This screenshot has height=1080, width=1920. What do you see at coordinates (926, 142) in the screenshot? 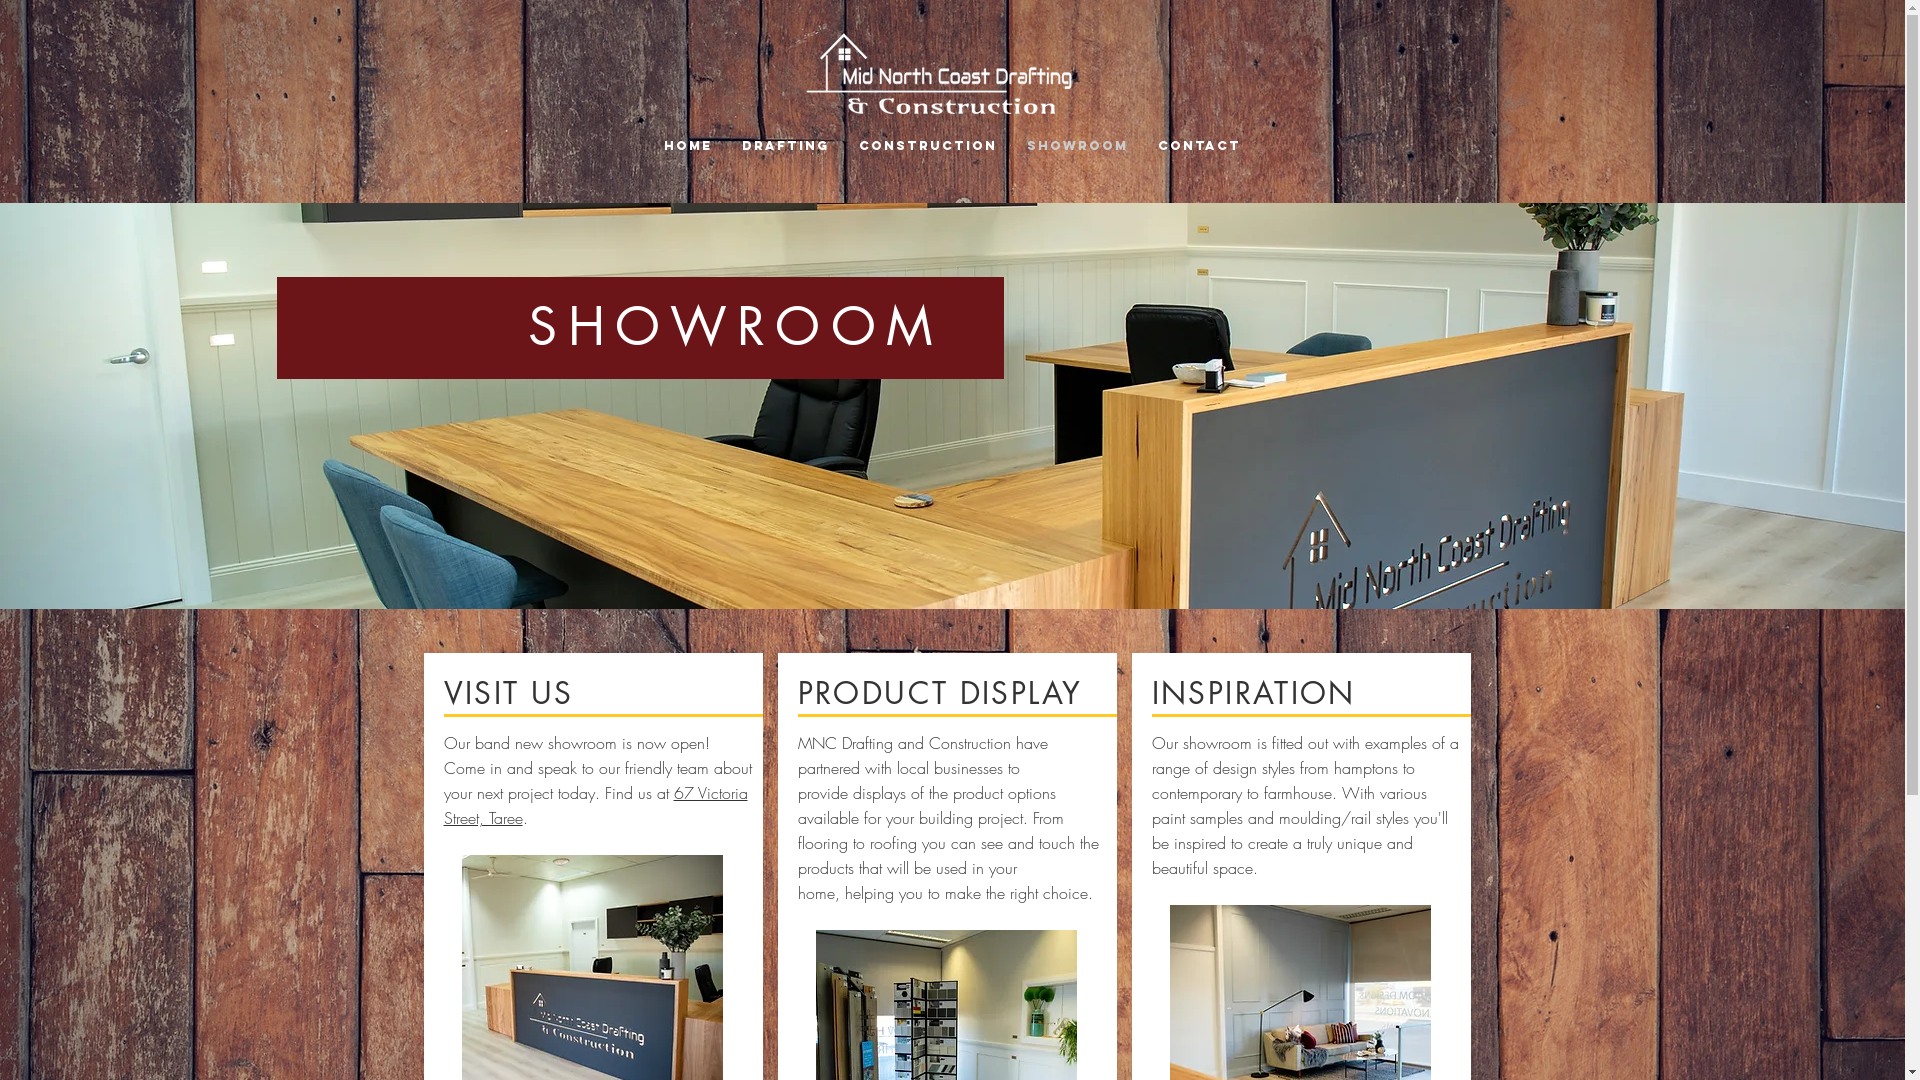
I see `'CONSTRUCTION'` at bounding box center [926, 142].